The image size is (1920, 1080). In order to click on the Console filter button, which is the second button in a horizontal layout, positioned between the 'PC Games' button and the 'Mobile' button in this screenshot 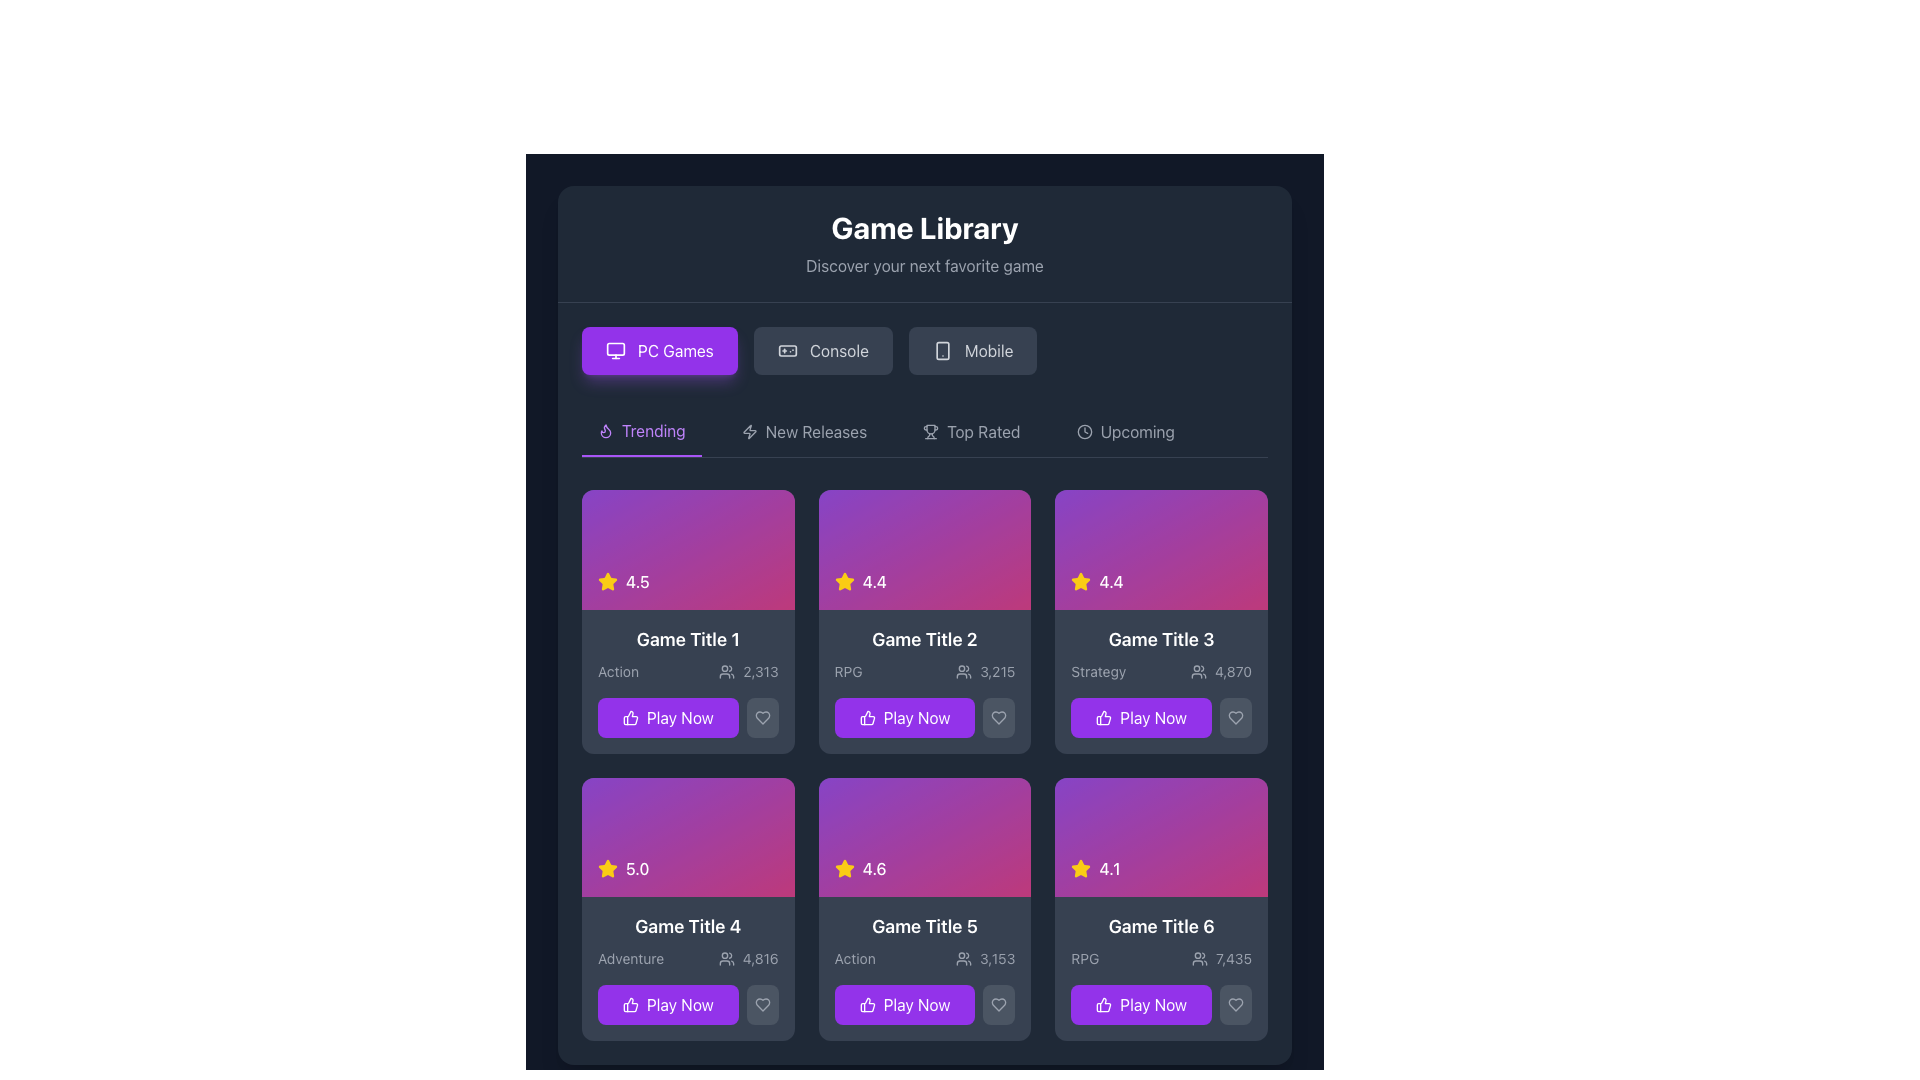, I will do `click(823, 350)`.